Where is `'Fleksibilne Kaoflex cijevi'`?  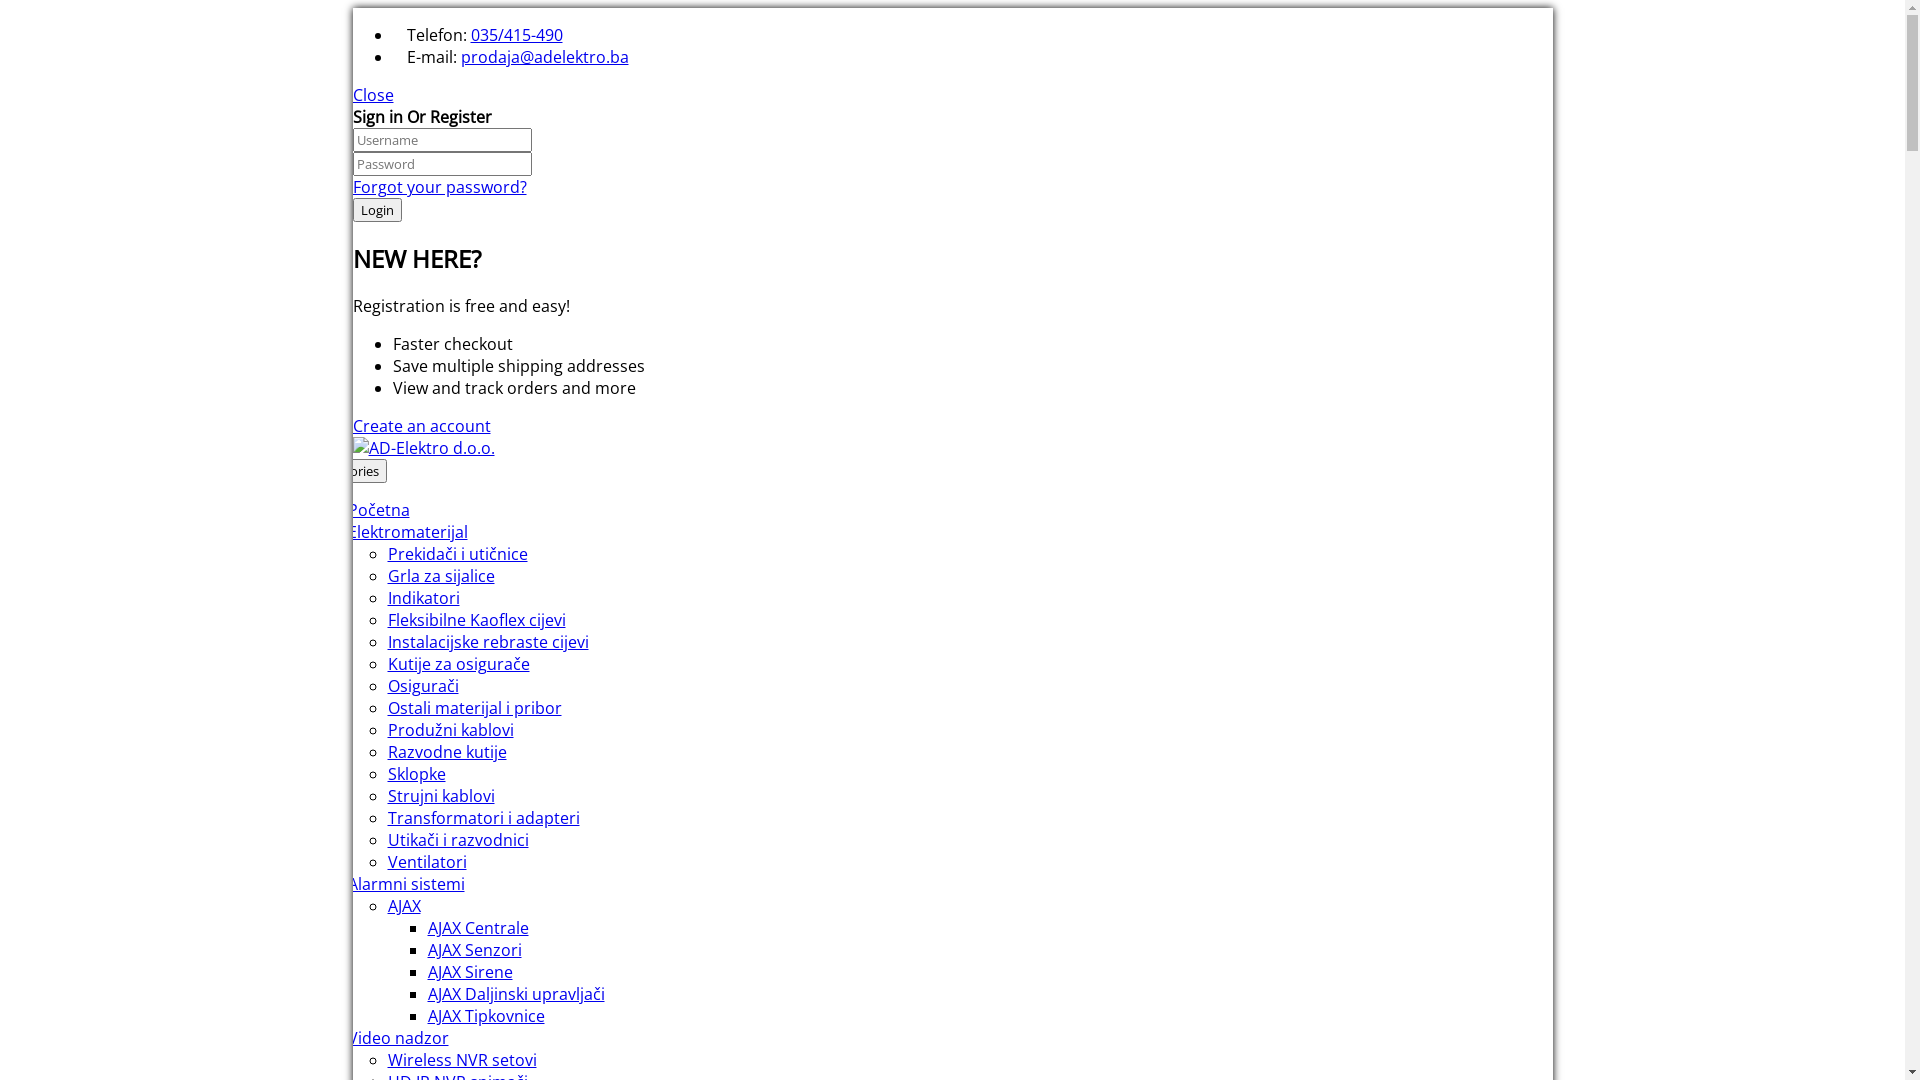
'Fleksibilne Kaoflex cijevi' is located at coordinates (475, 619).